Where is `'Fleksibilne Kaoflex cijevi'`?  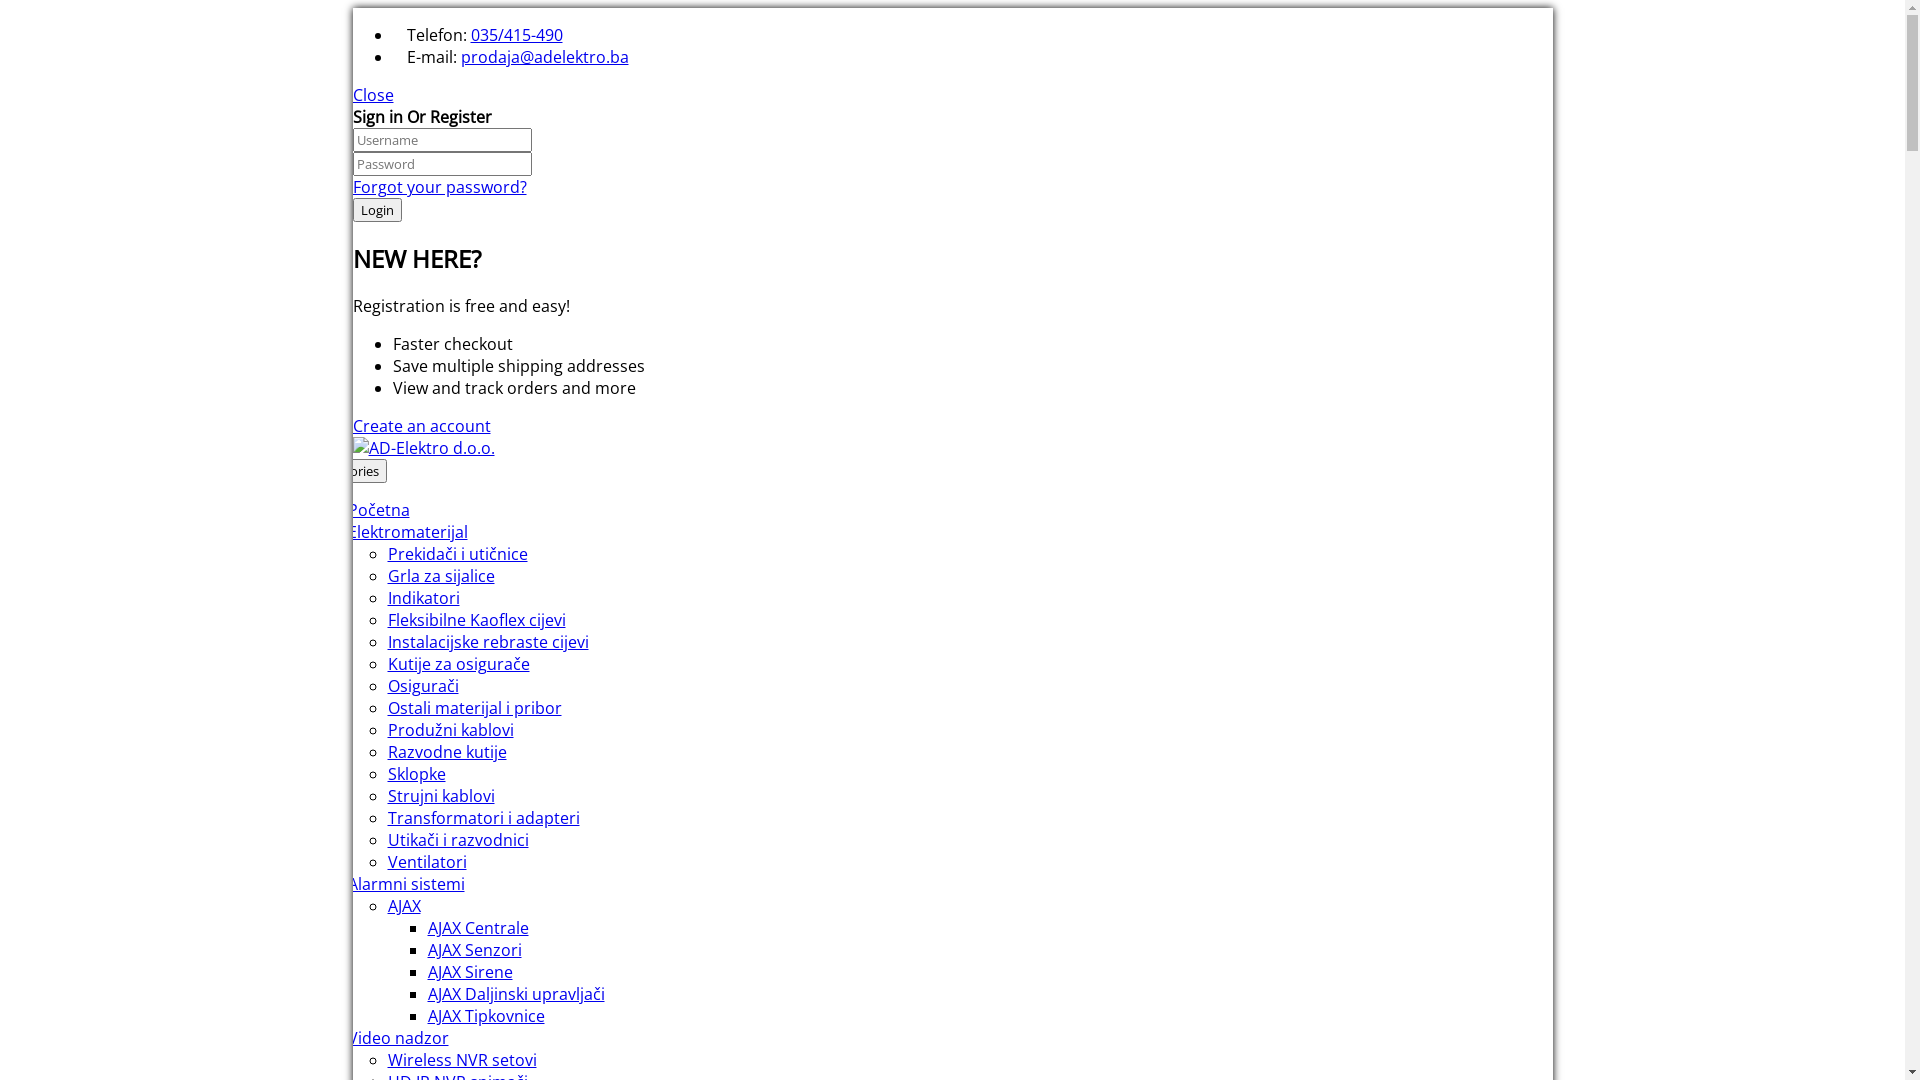
'Fleksibilne Kaoflex cijevi' is located at coordinates (475, 619).